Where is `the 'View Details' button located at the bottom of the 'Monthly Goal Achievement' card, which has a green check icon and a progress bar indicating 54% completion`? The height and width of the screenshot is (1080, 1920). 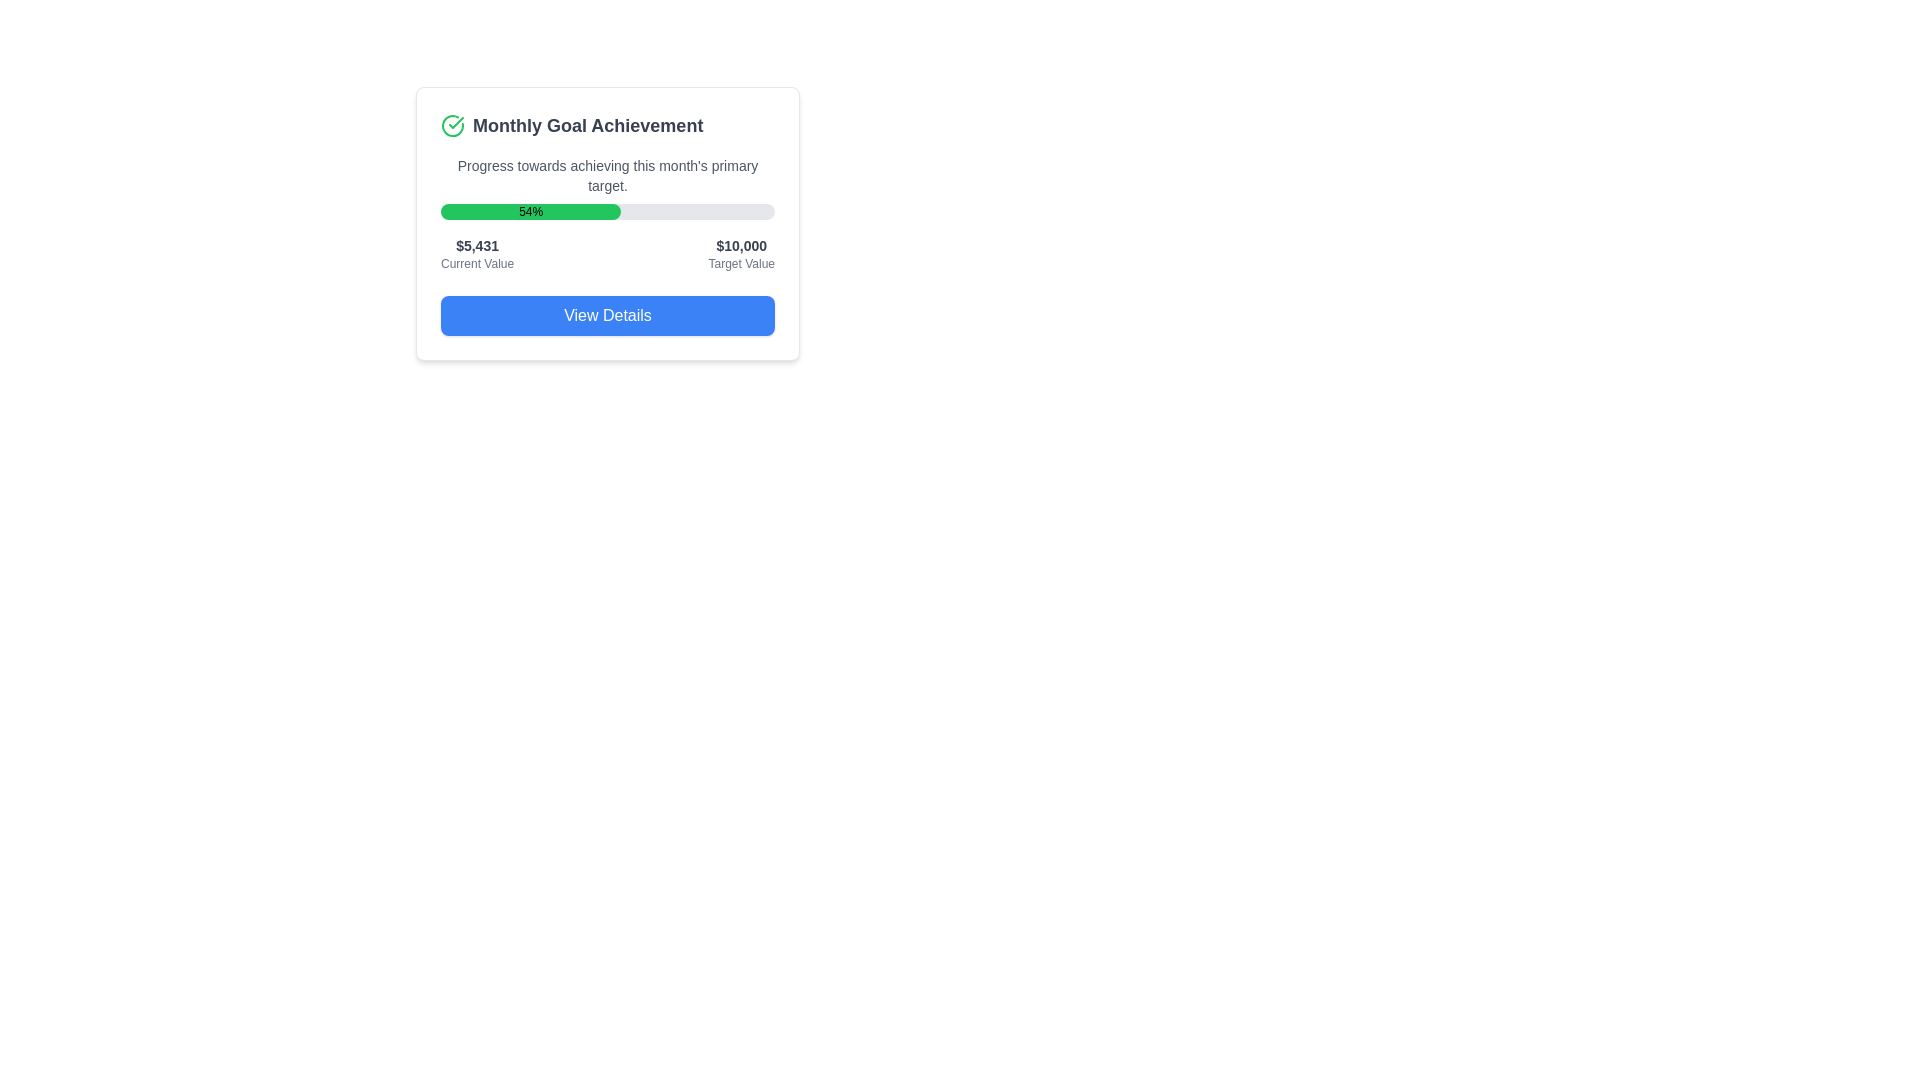
the 'View Details' button located at the bottom of the 'Monthly Goal Achievement' card, which has a green check icon and a progress bar indicating 54% completion is located at coordinates (607, 223).